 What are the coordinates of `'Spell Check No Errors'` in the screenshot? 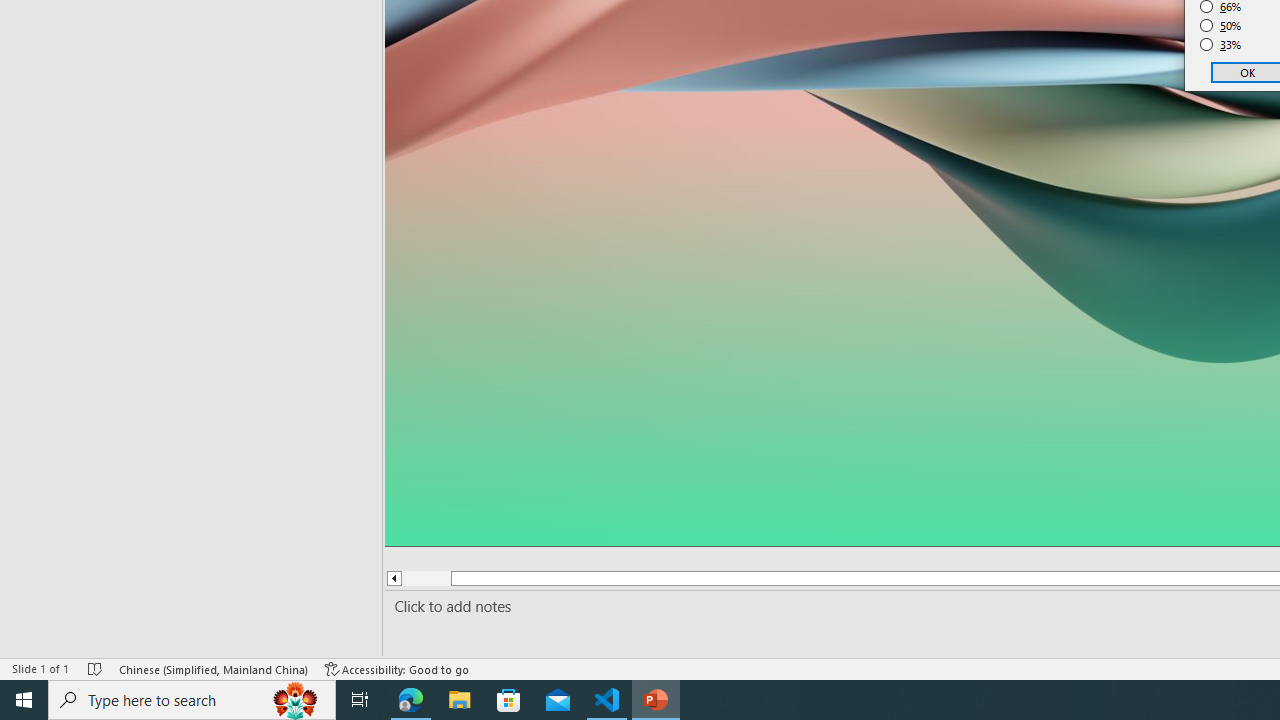 It's located at (95, 669).